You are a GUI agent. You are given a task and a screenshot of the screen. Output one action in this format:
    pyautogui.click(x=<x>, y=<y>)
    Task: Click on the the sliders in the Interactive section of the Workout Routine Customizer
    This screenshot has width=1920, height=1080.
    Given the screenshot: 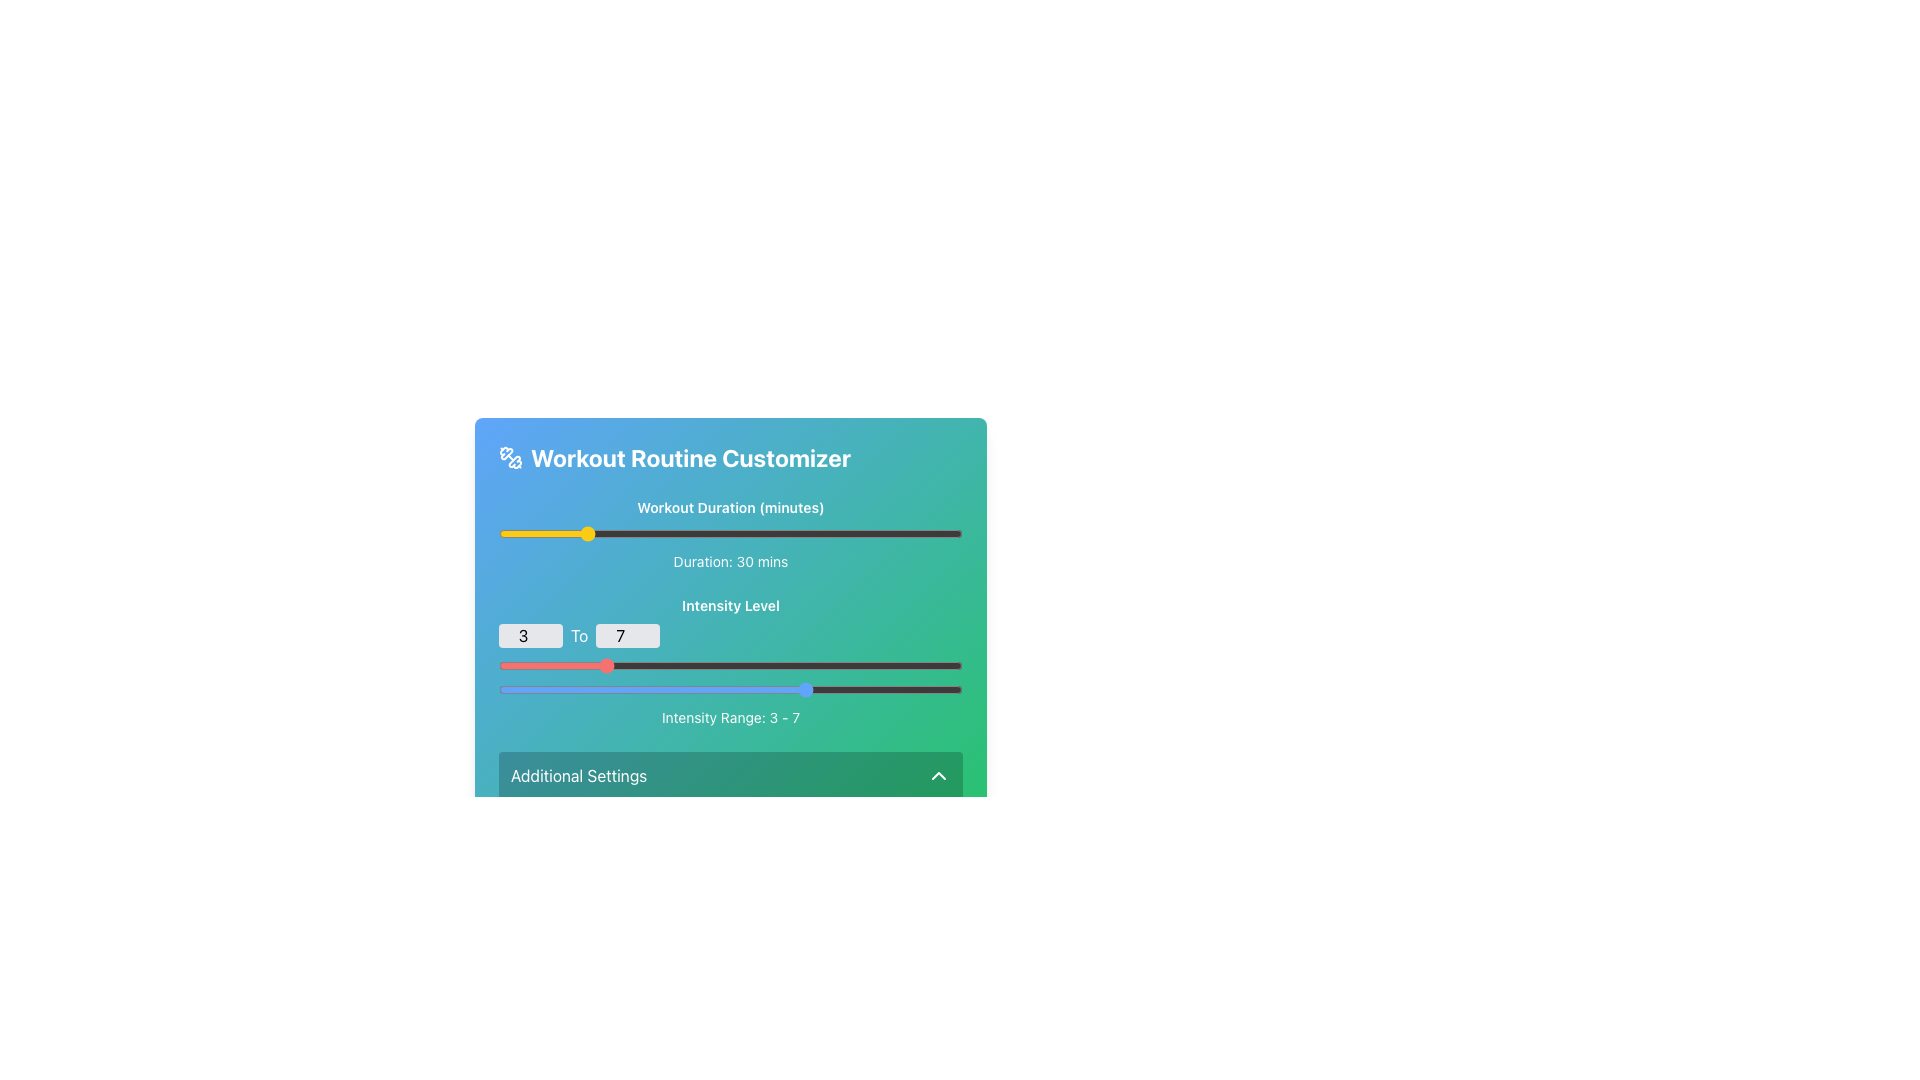 What is the action you would take?
    pyautogui.click(x=729, y=662)
    